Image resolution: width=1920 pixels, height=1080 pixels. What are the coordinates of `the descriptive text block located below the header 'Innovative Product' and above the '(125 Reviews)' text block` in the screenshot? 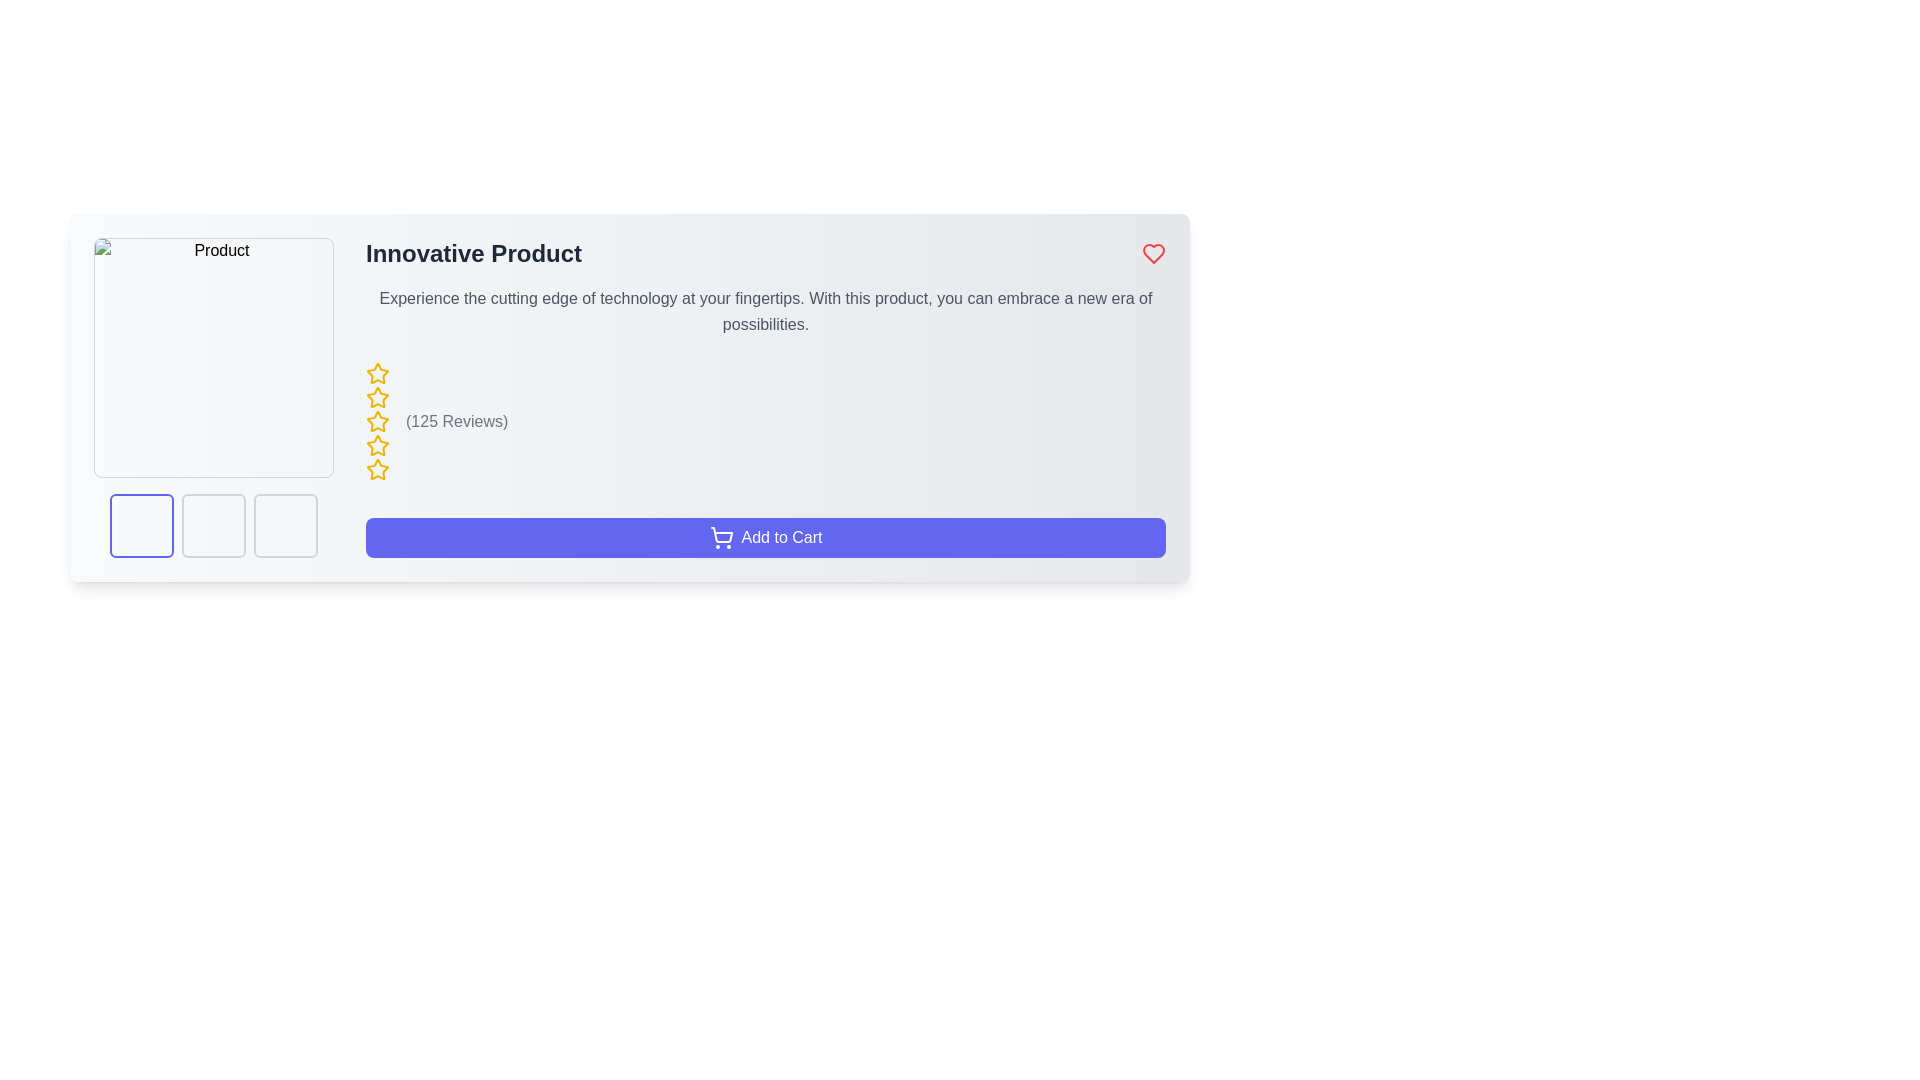 It's located at (765, 312).